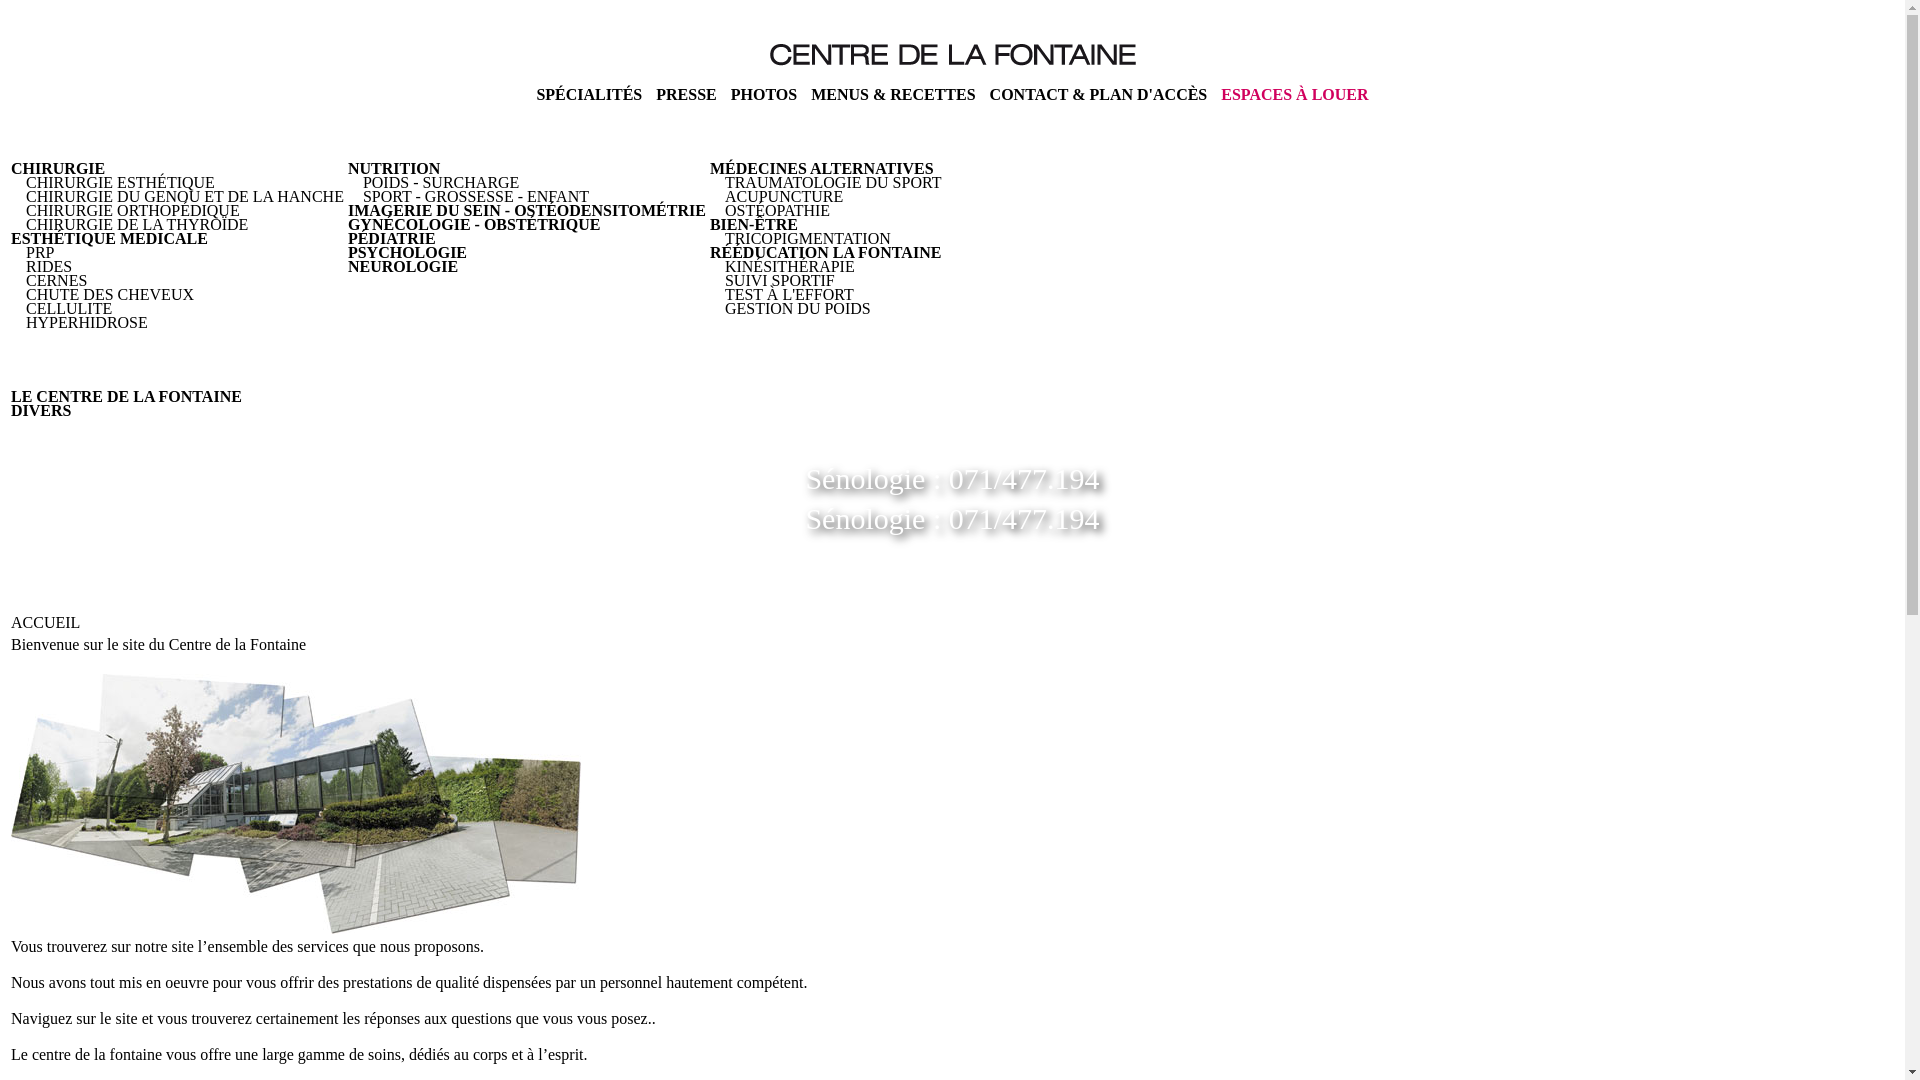  Describe the element at coordinates (762, 94) in the screenshot. I see `'PHOTOS'` at that location.